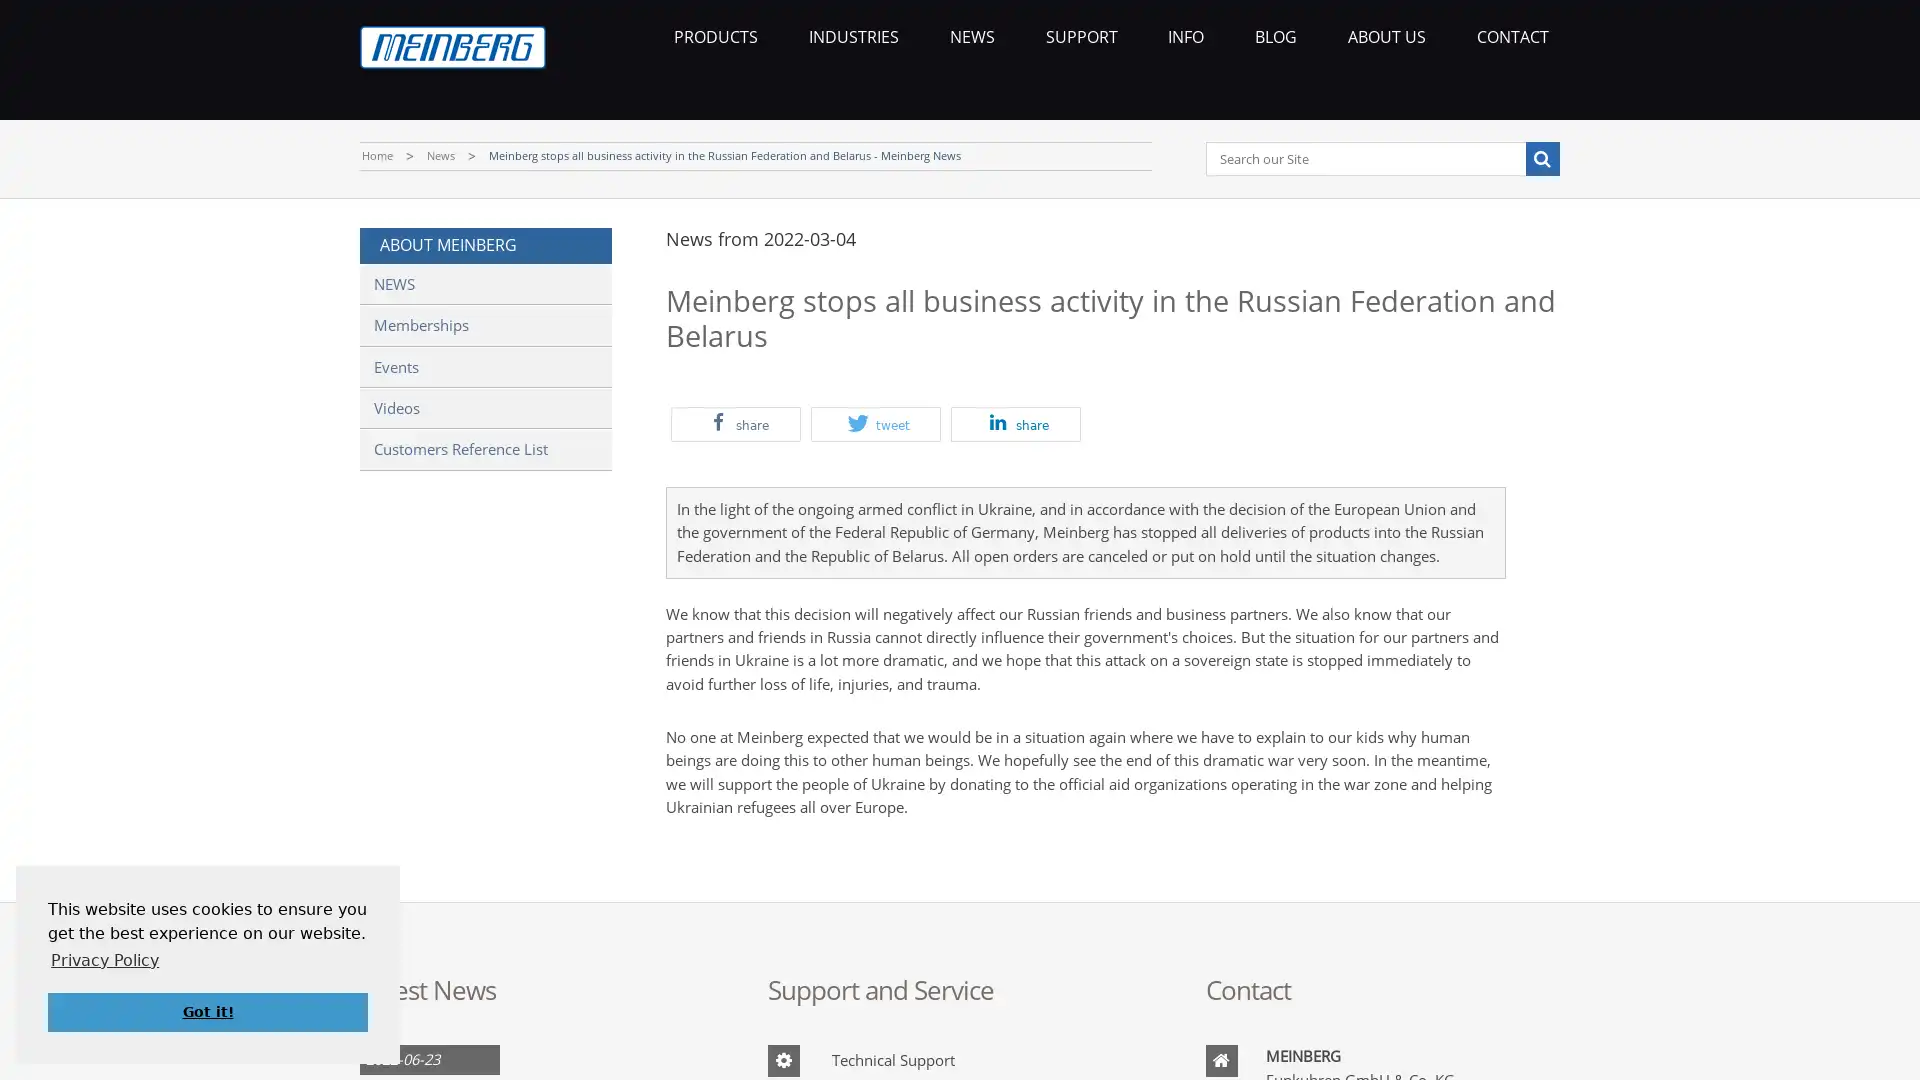 The width and height of the screenshot is (1920, 1080). I want to click on Share on Twitter, so click(875, 423).